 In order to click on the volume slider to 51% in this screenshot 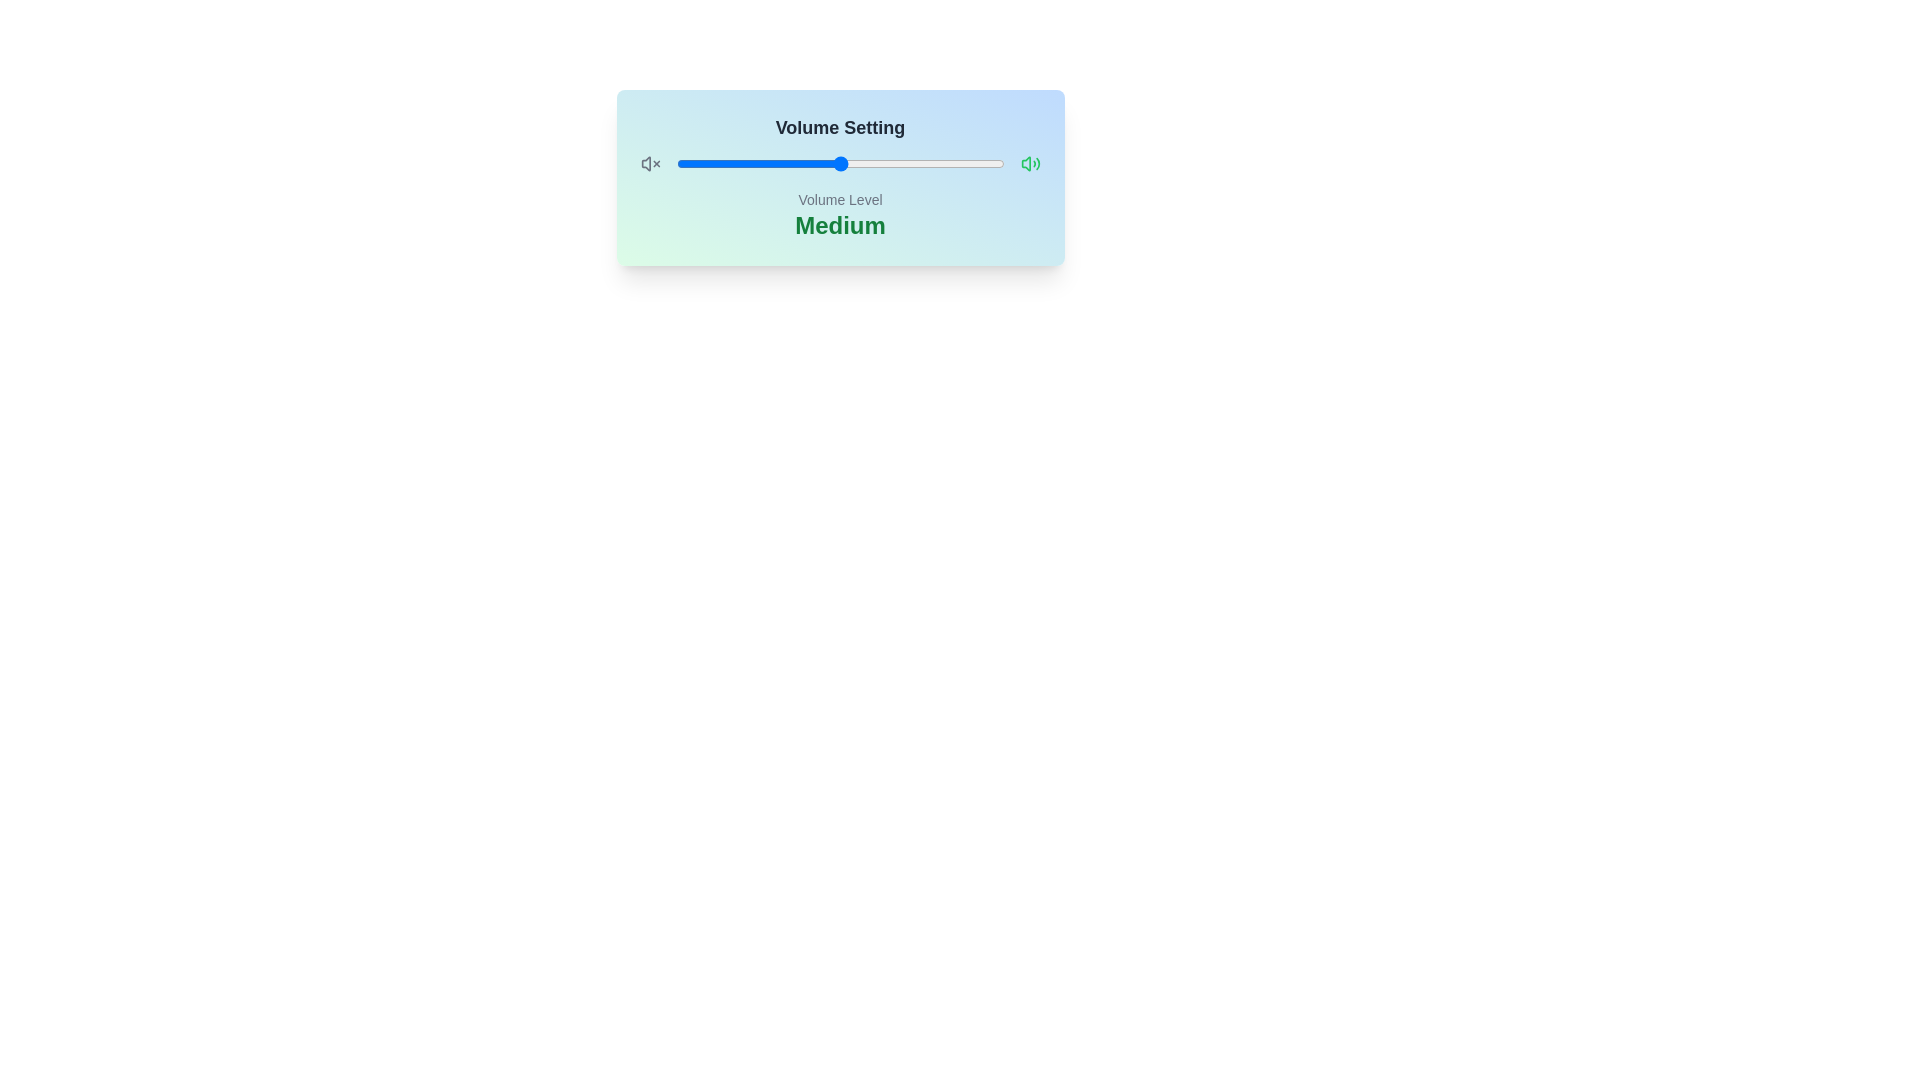, I will do `click(843, 163)`.